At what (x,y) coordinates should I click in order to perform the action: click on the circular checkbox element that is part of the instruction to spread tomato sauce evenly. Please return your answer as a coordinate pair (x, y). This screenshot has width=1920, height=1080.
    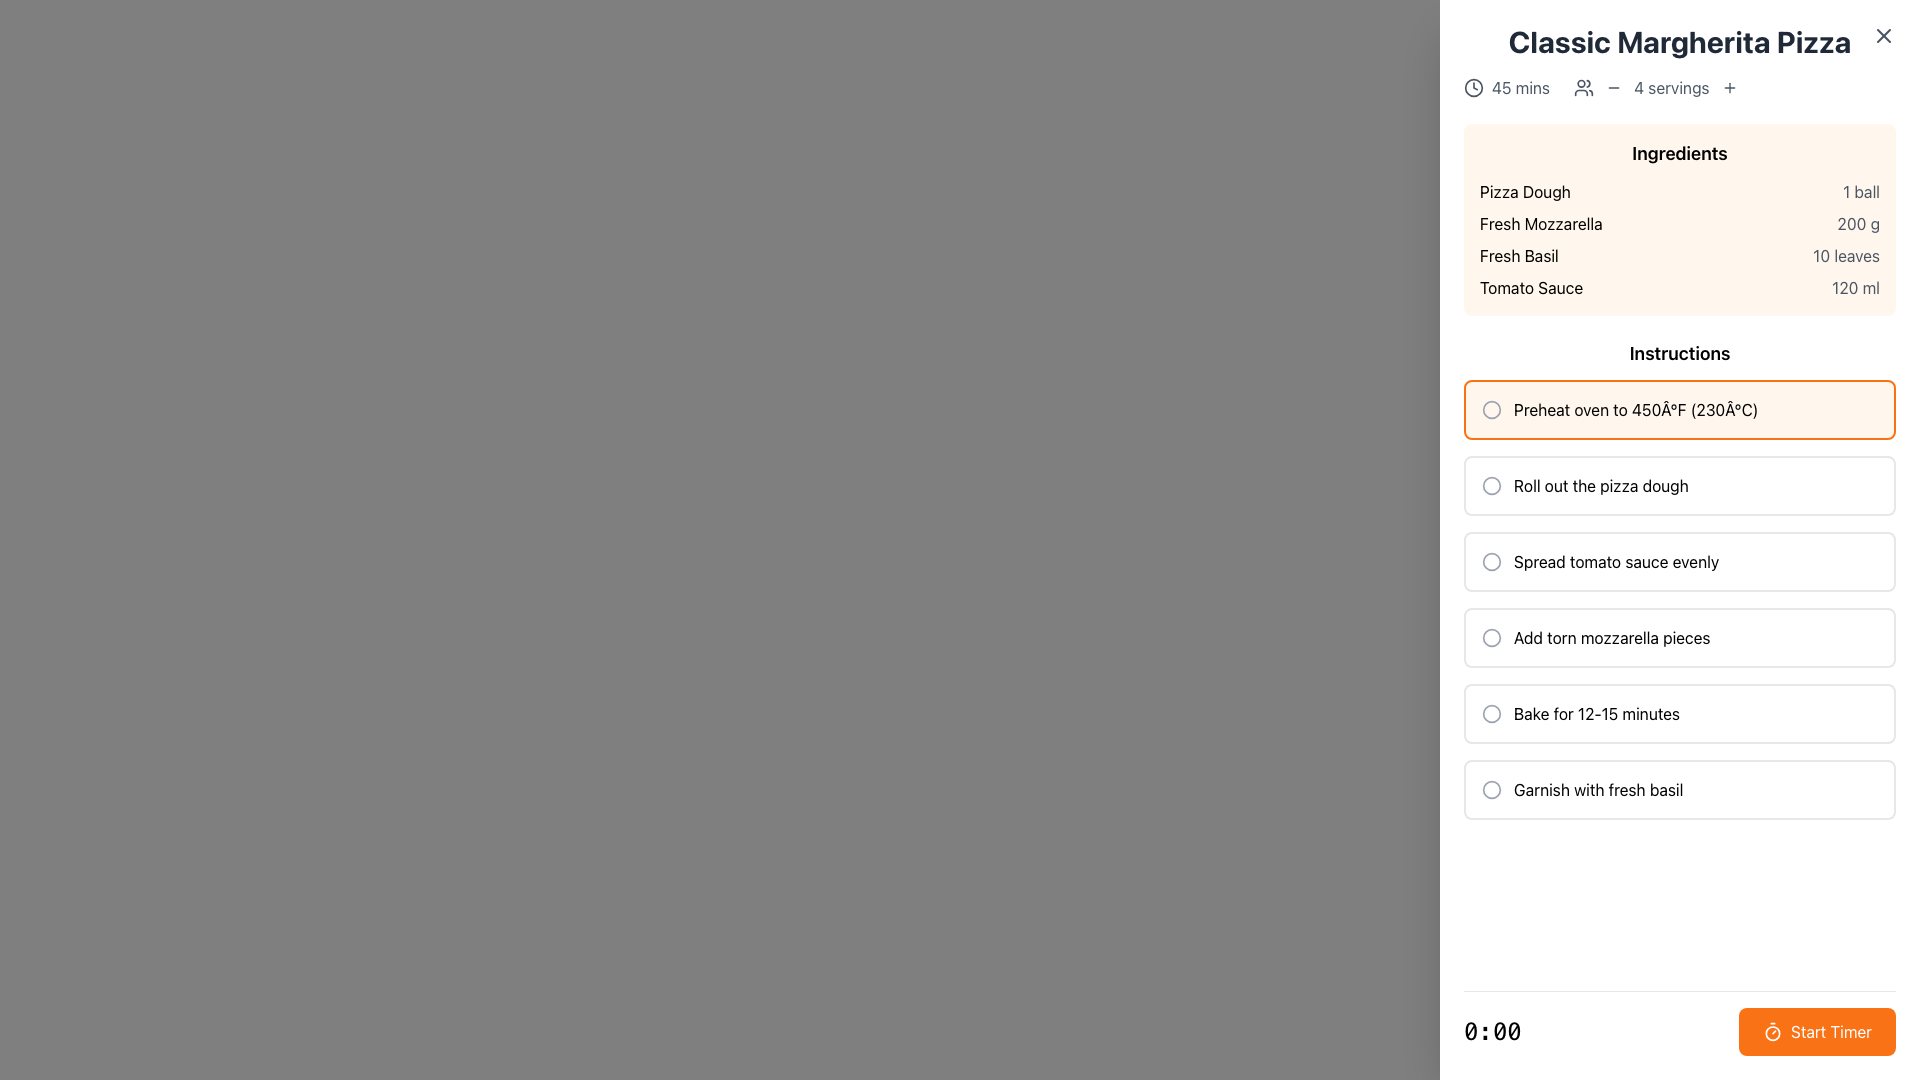
    Looking at the image, I should click on (1492, 562).